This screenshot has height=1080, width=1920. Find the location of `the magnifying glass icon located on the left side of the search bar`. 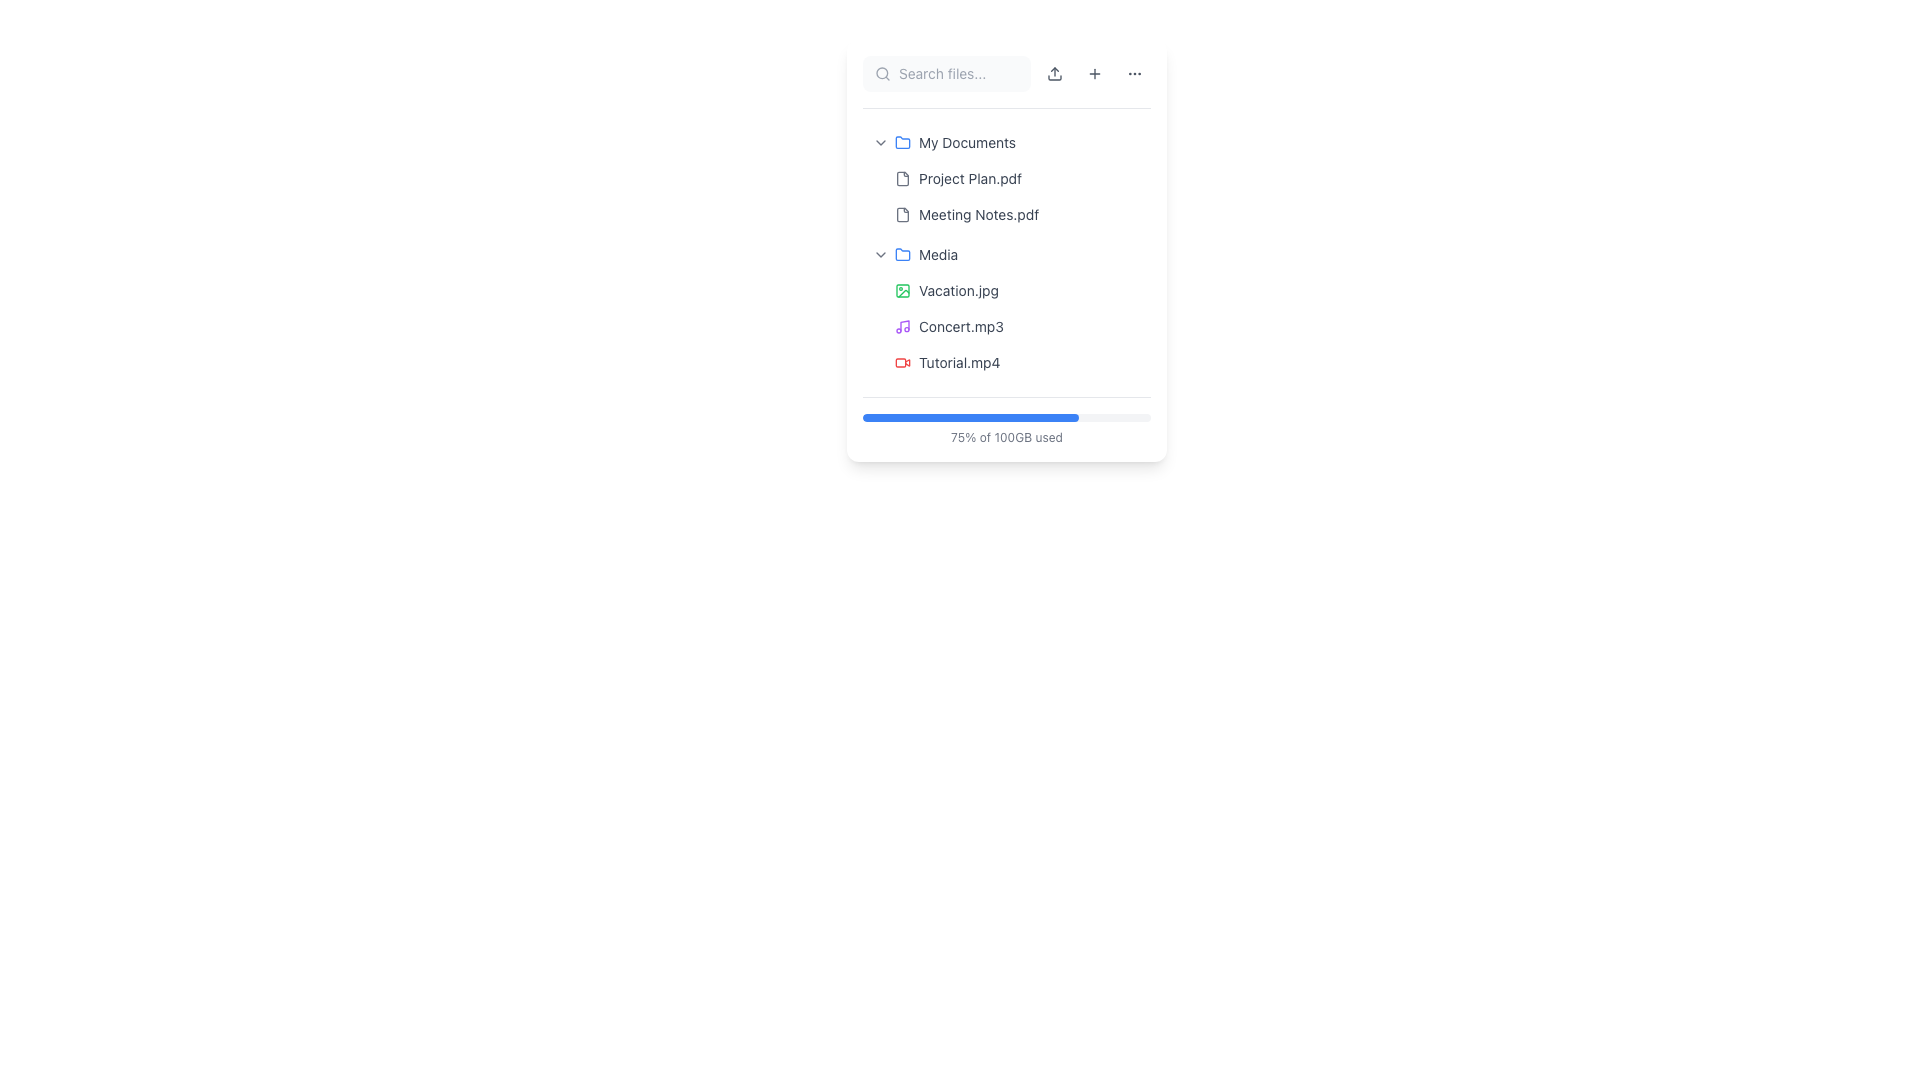

the magnifying glass icon located on the left side of the search bar is located at coordinates (882, 72).